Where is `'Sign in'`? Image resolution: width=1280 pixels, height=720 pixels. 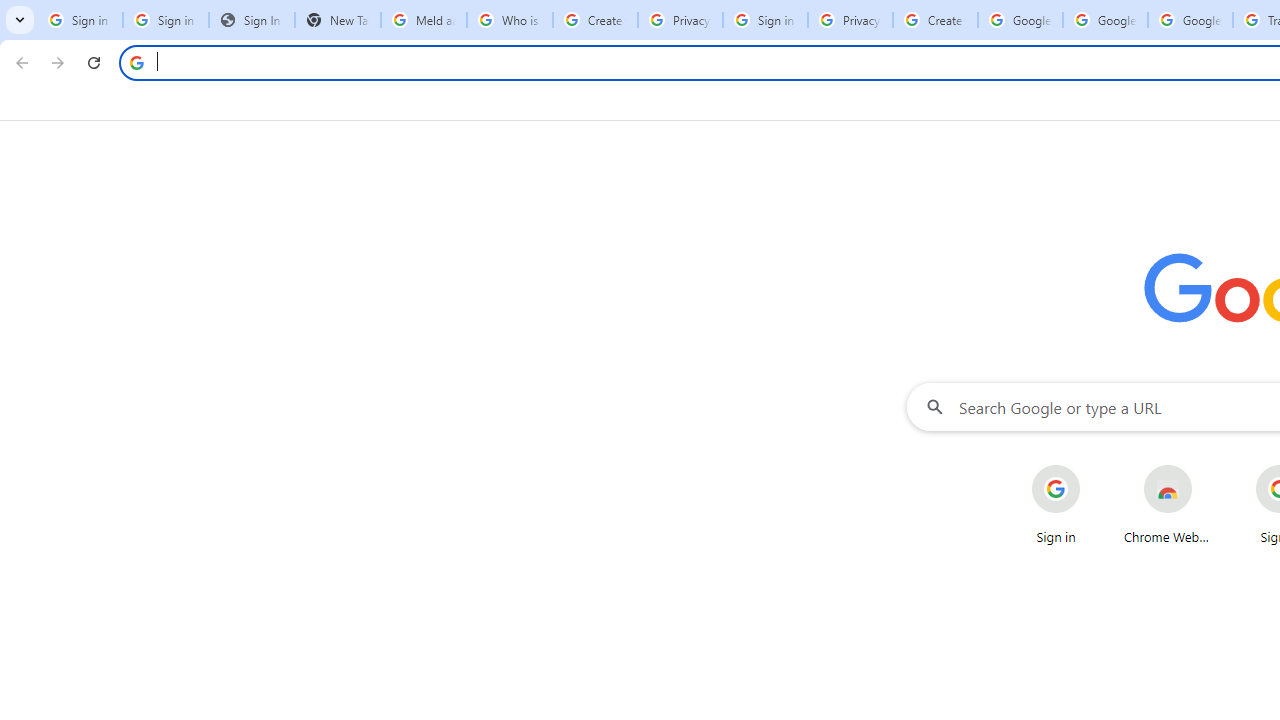 'Sign in' is located at coordinates (1055, 504).